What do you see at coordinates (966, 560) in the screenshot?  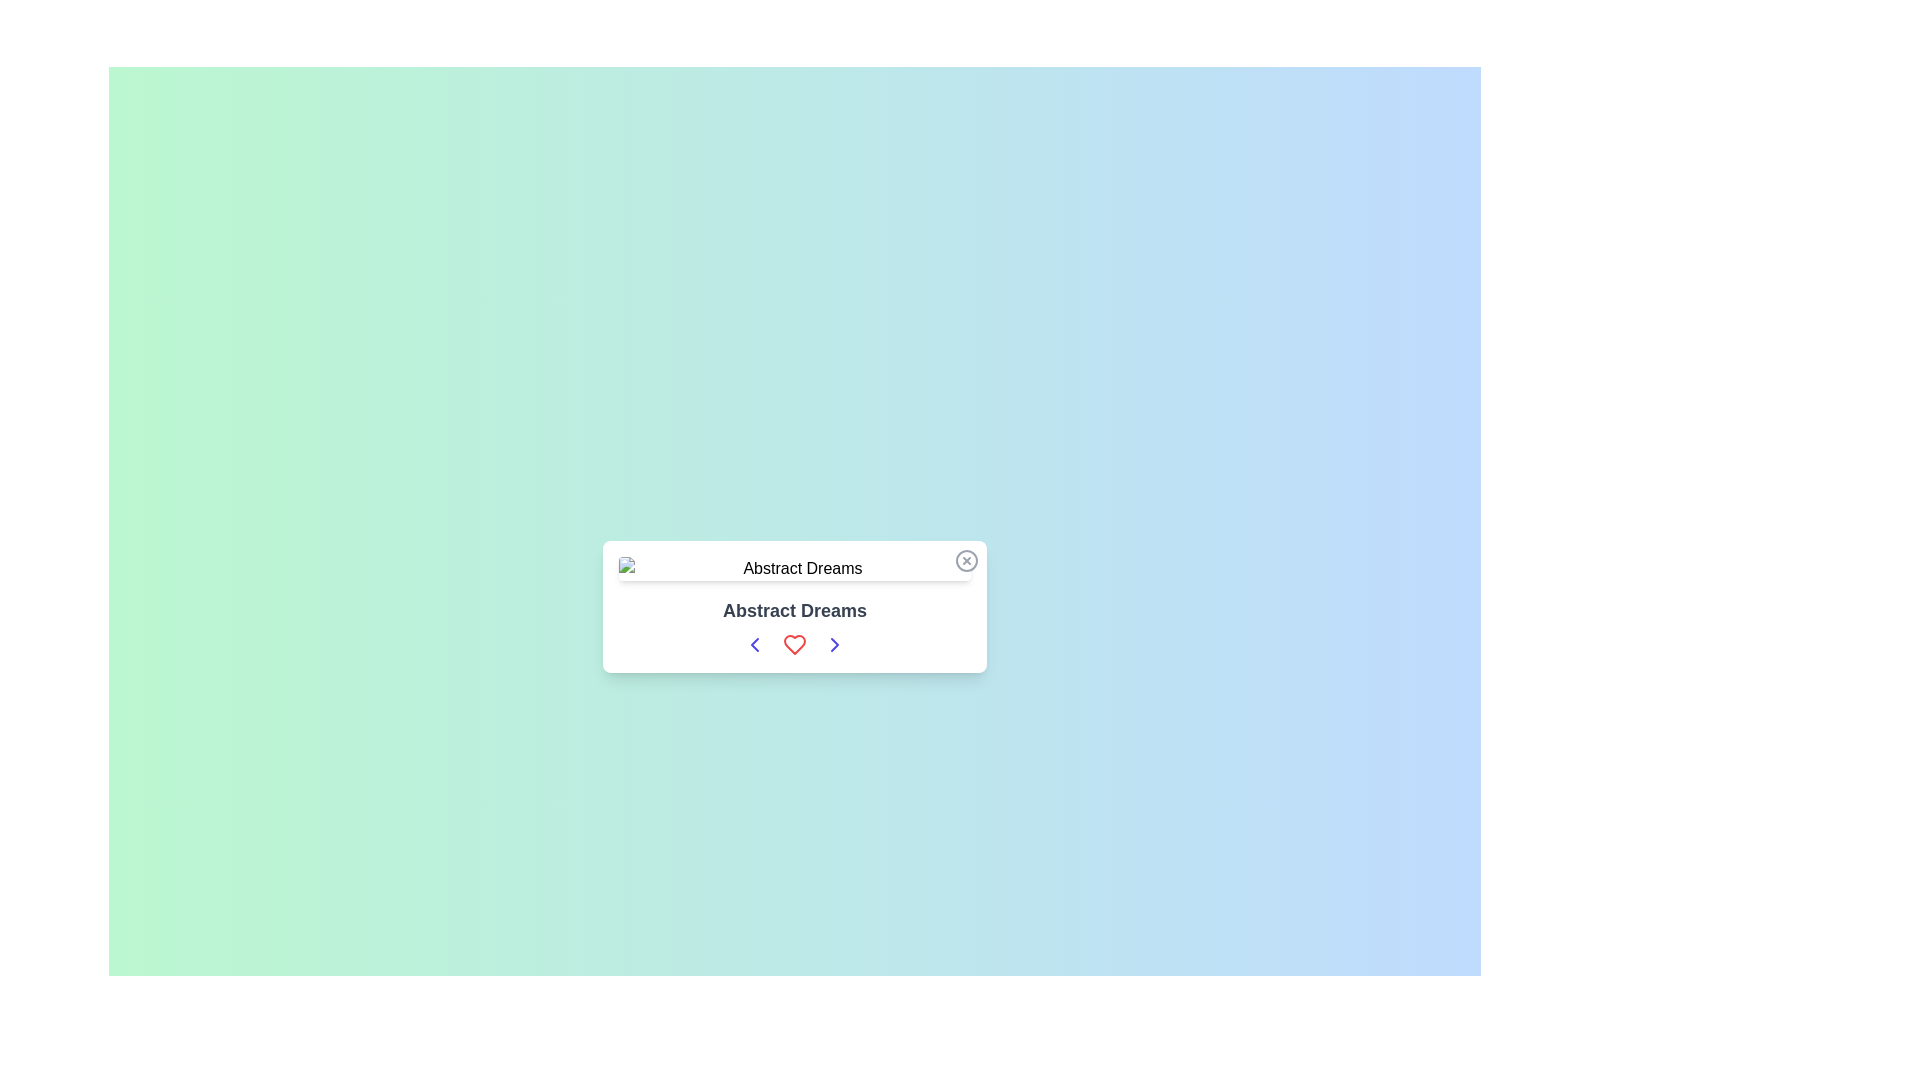 I see `the circular button with a thin border and an X mark at the top-right corner of the UI card` at bounding box center [966, 560].